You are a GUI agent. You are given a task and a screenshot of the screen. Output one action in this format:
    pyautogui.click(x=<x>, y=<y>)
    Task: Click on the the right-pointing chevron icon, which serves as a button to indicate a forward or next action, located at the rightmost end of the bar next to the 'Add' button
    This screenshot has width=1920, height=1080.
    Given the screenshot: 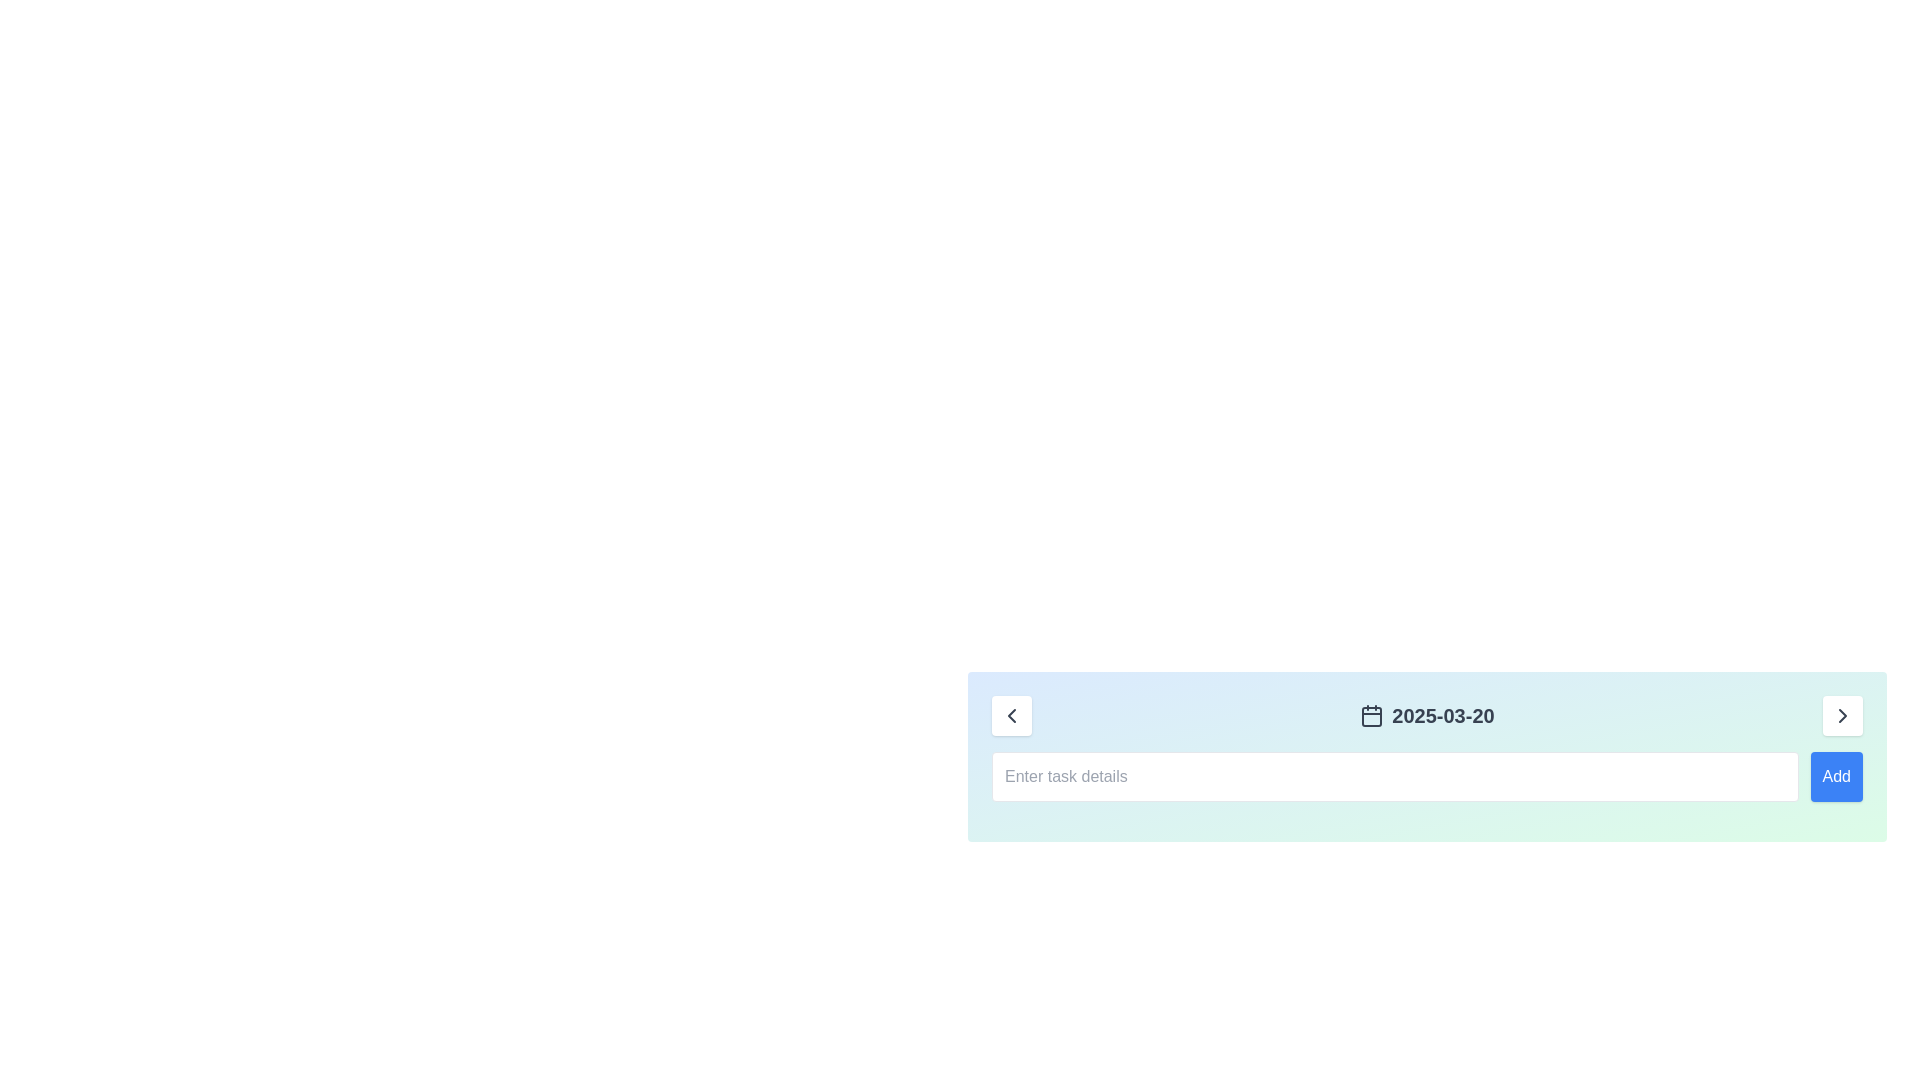 What is the action you would take?
    pyautogui.click(x=1842, y=715)
    